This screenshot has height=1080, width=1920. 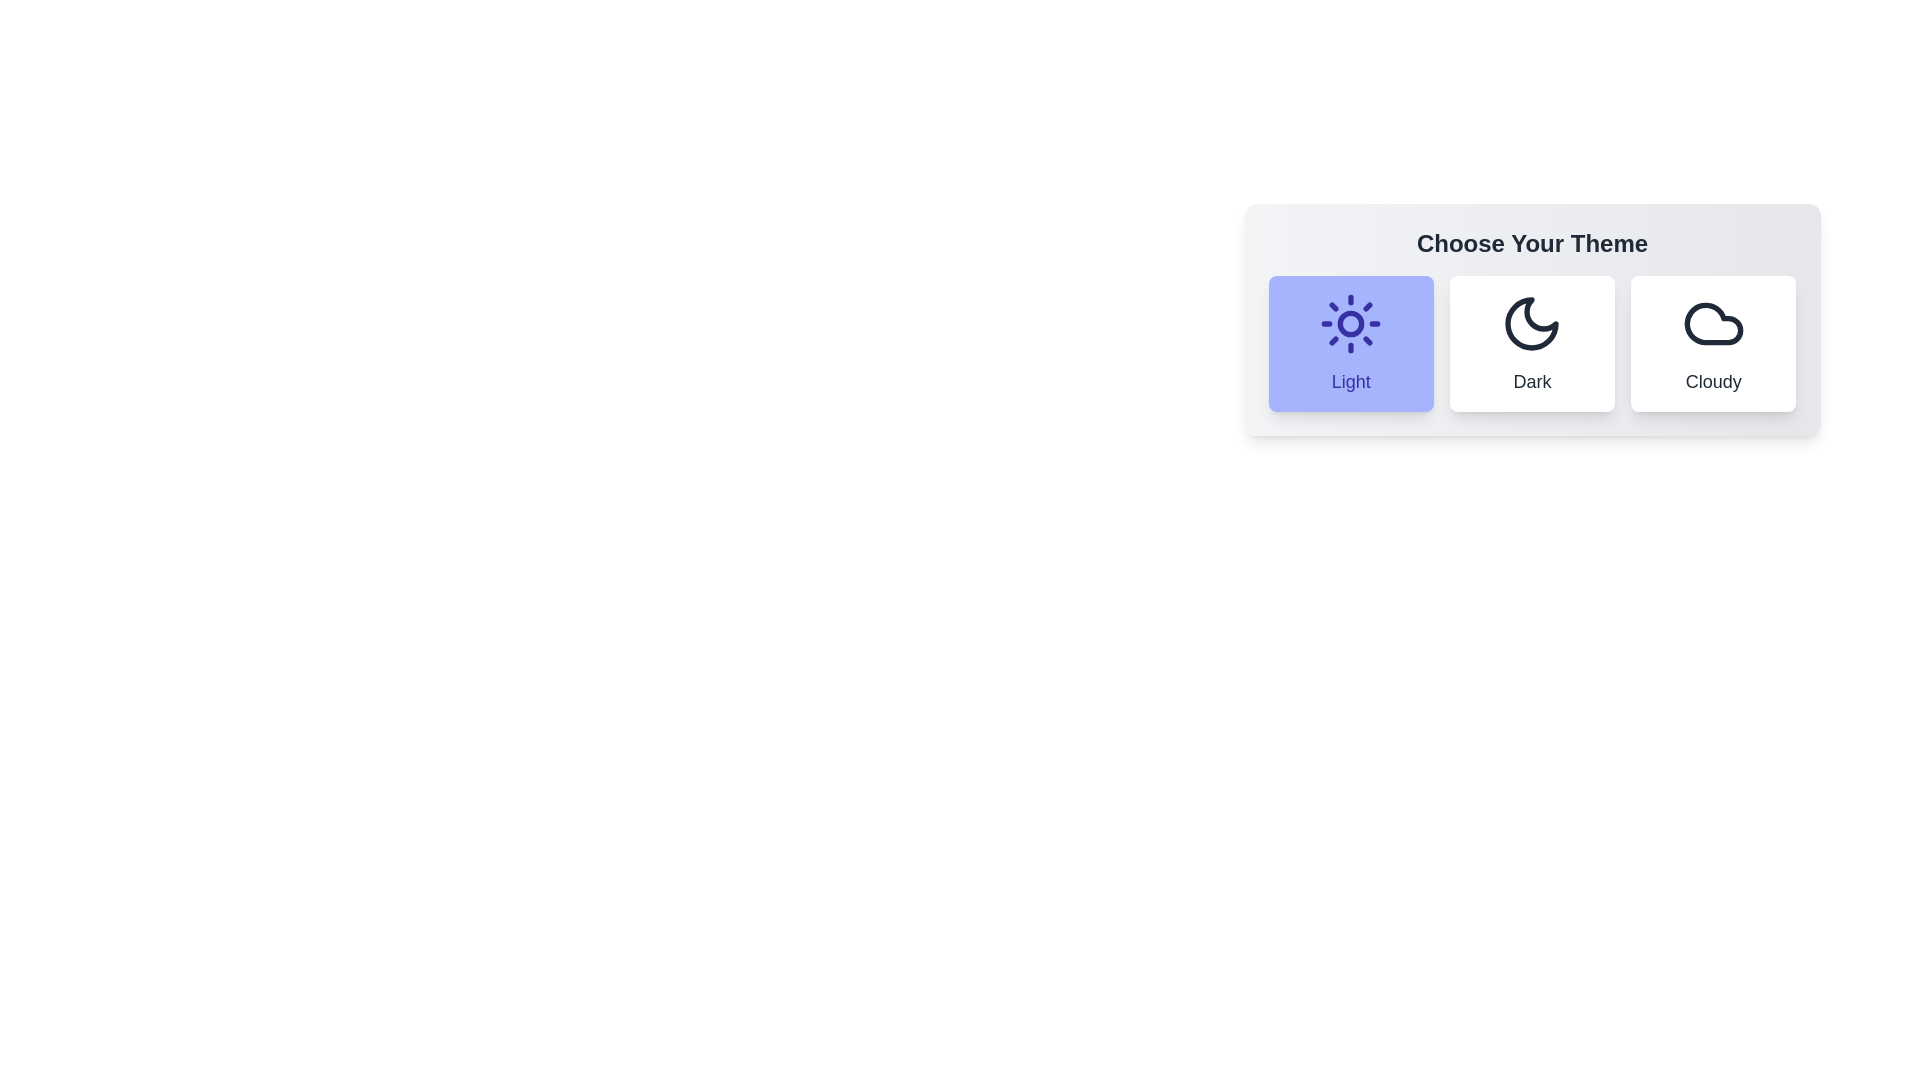 I want to click on the stylized sun icon within the 'Light' button, so click(x=1351, y=323).